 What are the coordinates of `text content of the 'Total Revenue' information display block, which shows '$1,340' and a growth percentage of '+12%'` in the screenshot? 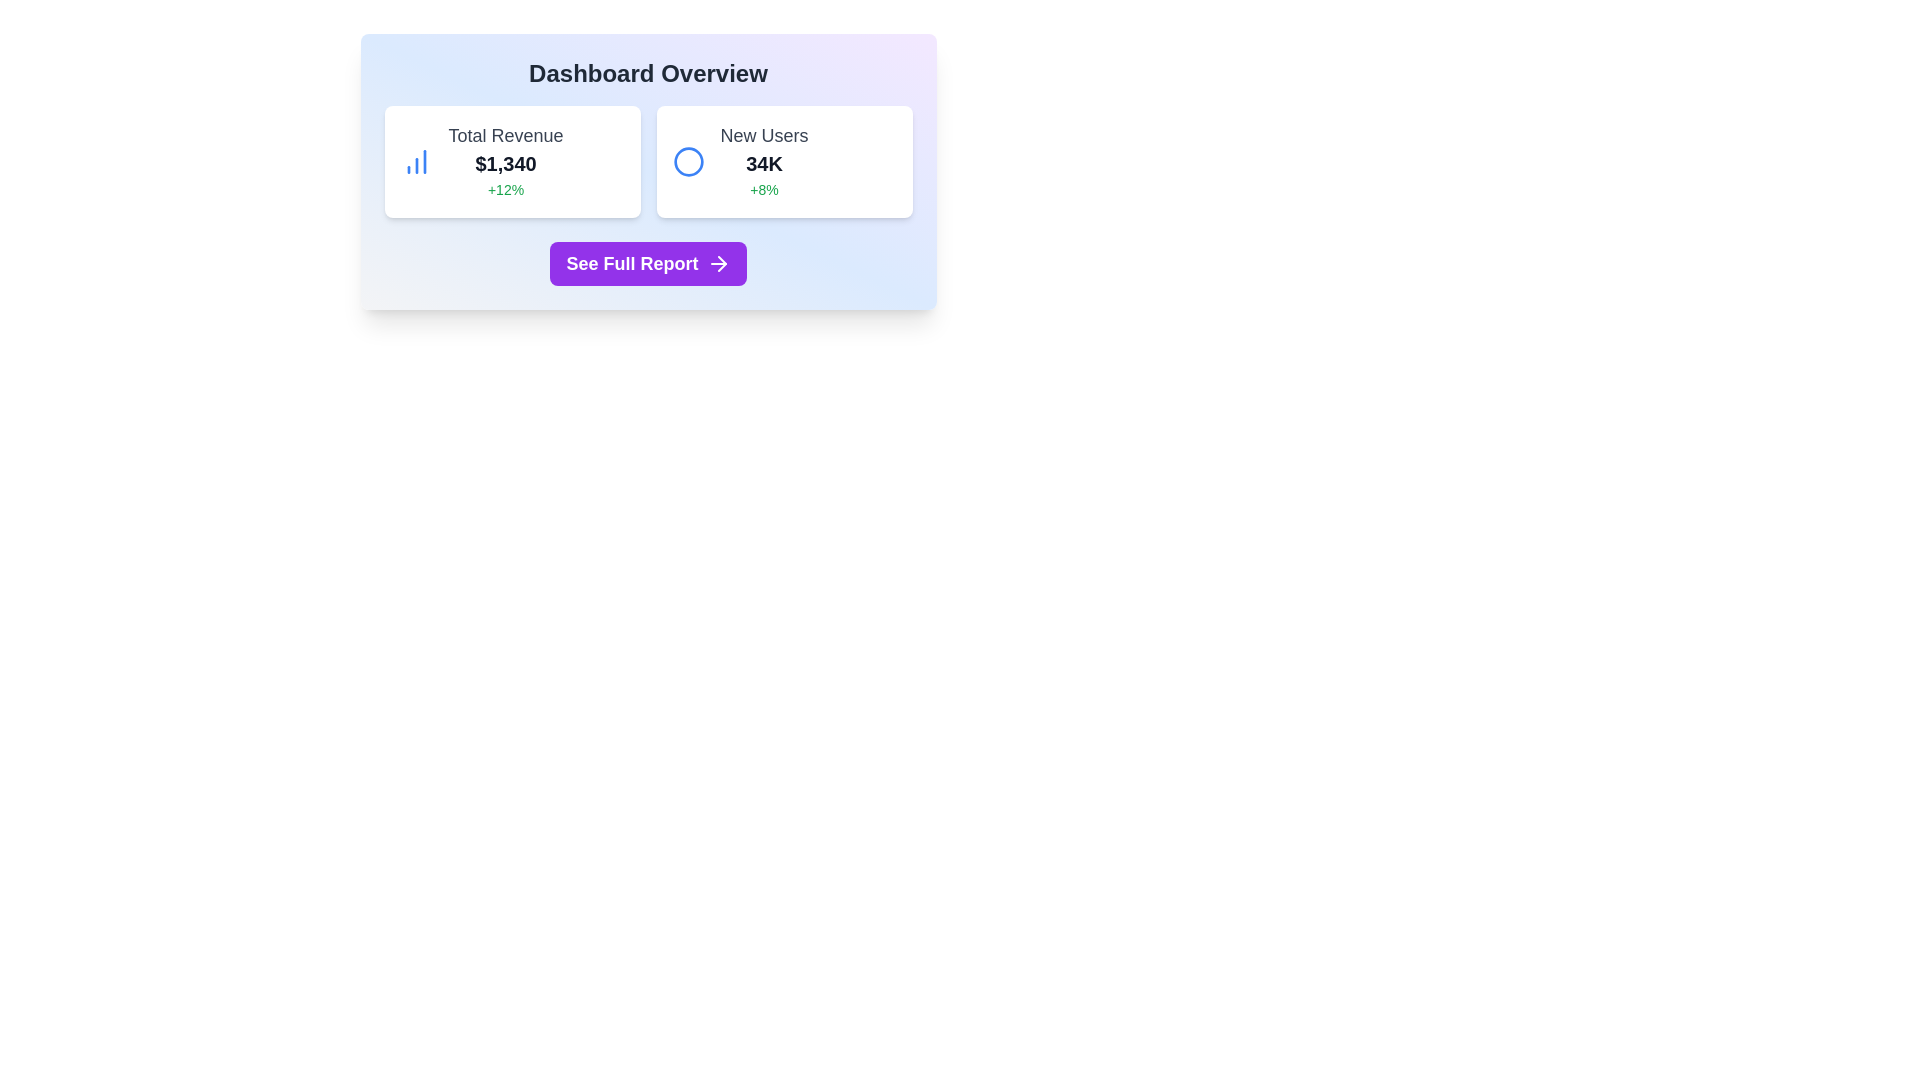 It's located at (506, 161).